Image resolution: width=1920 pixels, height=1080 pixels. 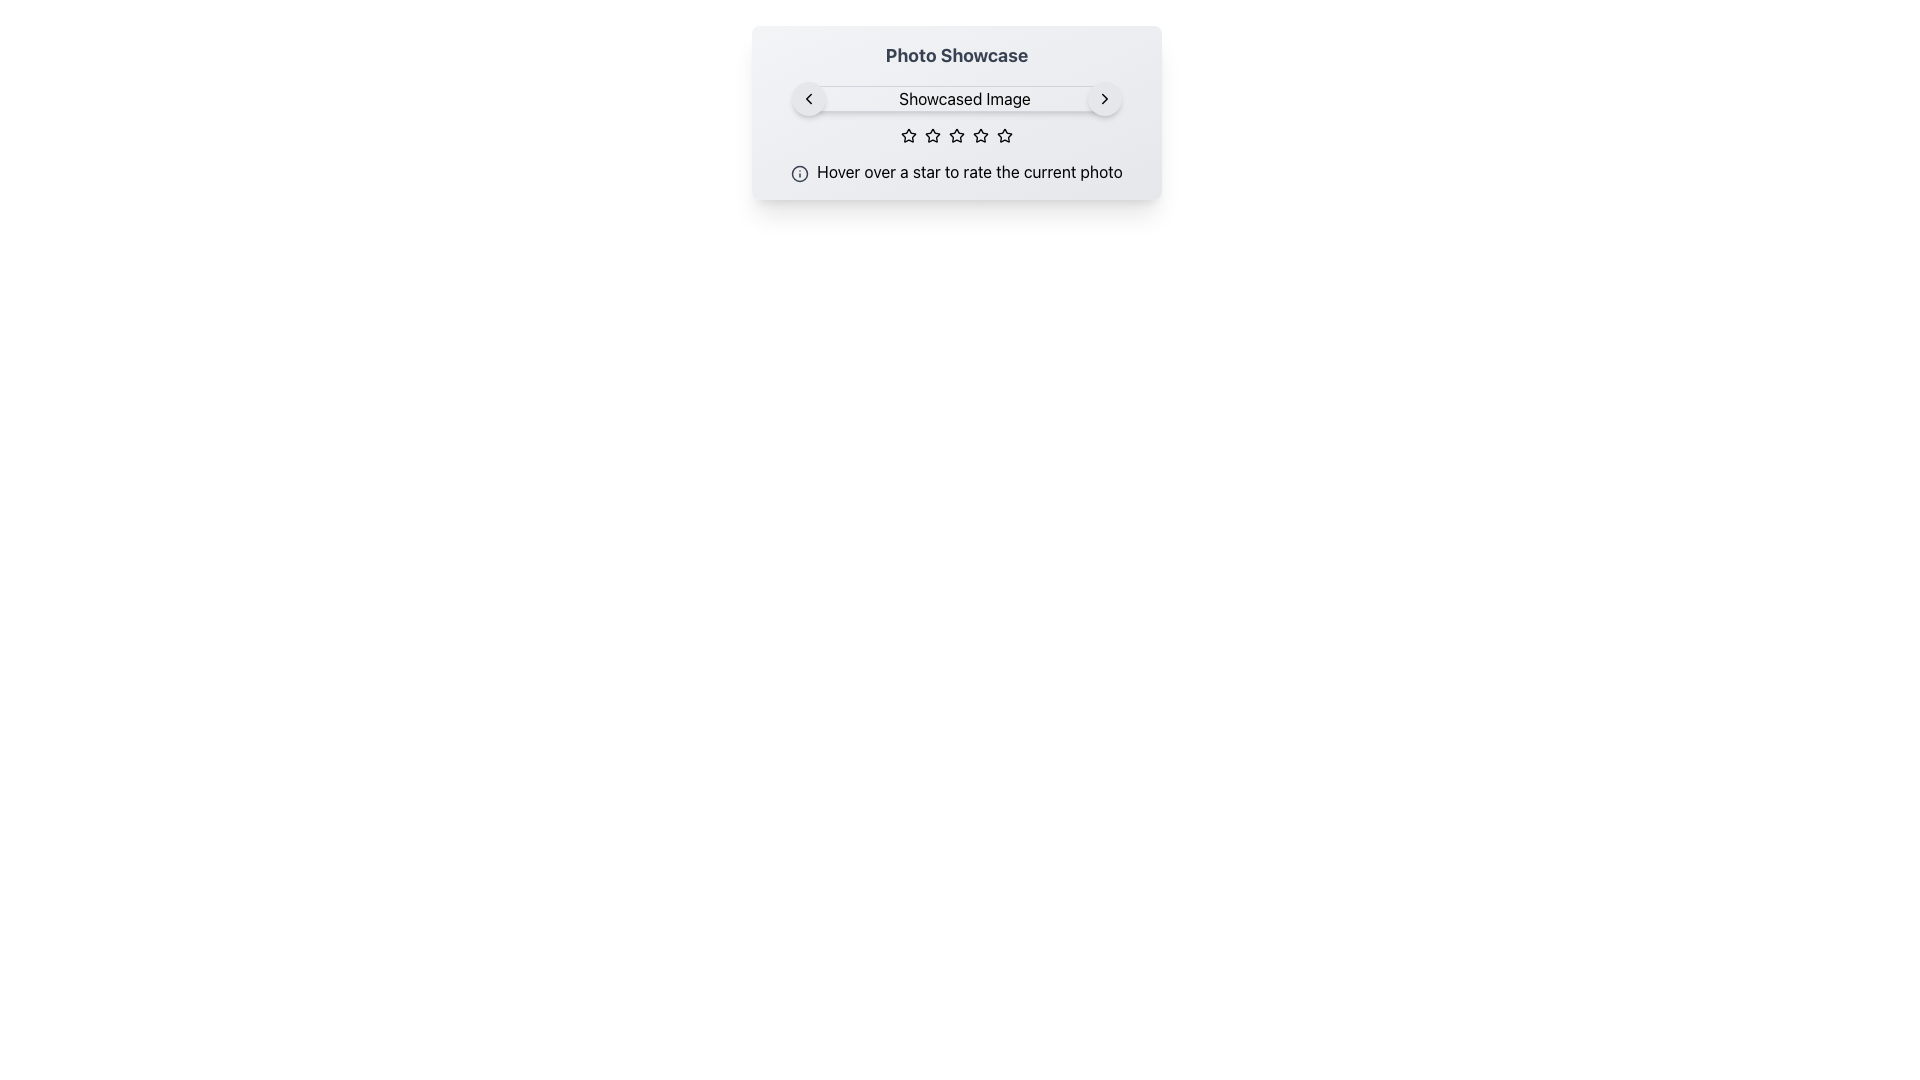 What do you see at coordinates (800, 172) in the screenshot?
I see `the small circular gray decorative icon located to the left of the rating instructions text in the 'Photo Showcase' section` at bounding box center [800, 172].